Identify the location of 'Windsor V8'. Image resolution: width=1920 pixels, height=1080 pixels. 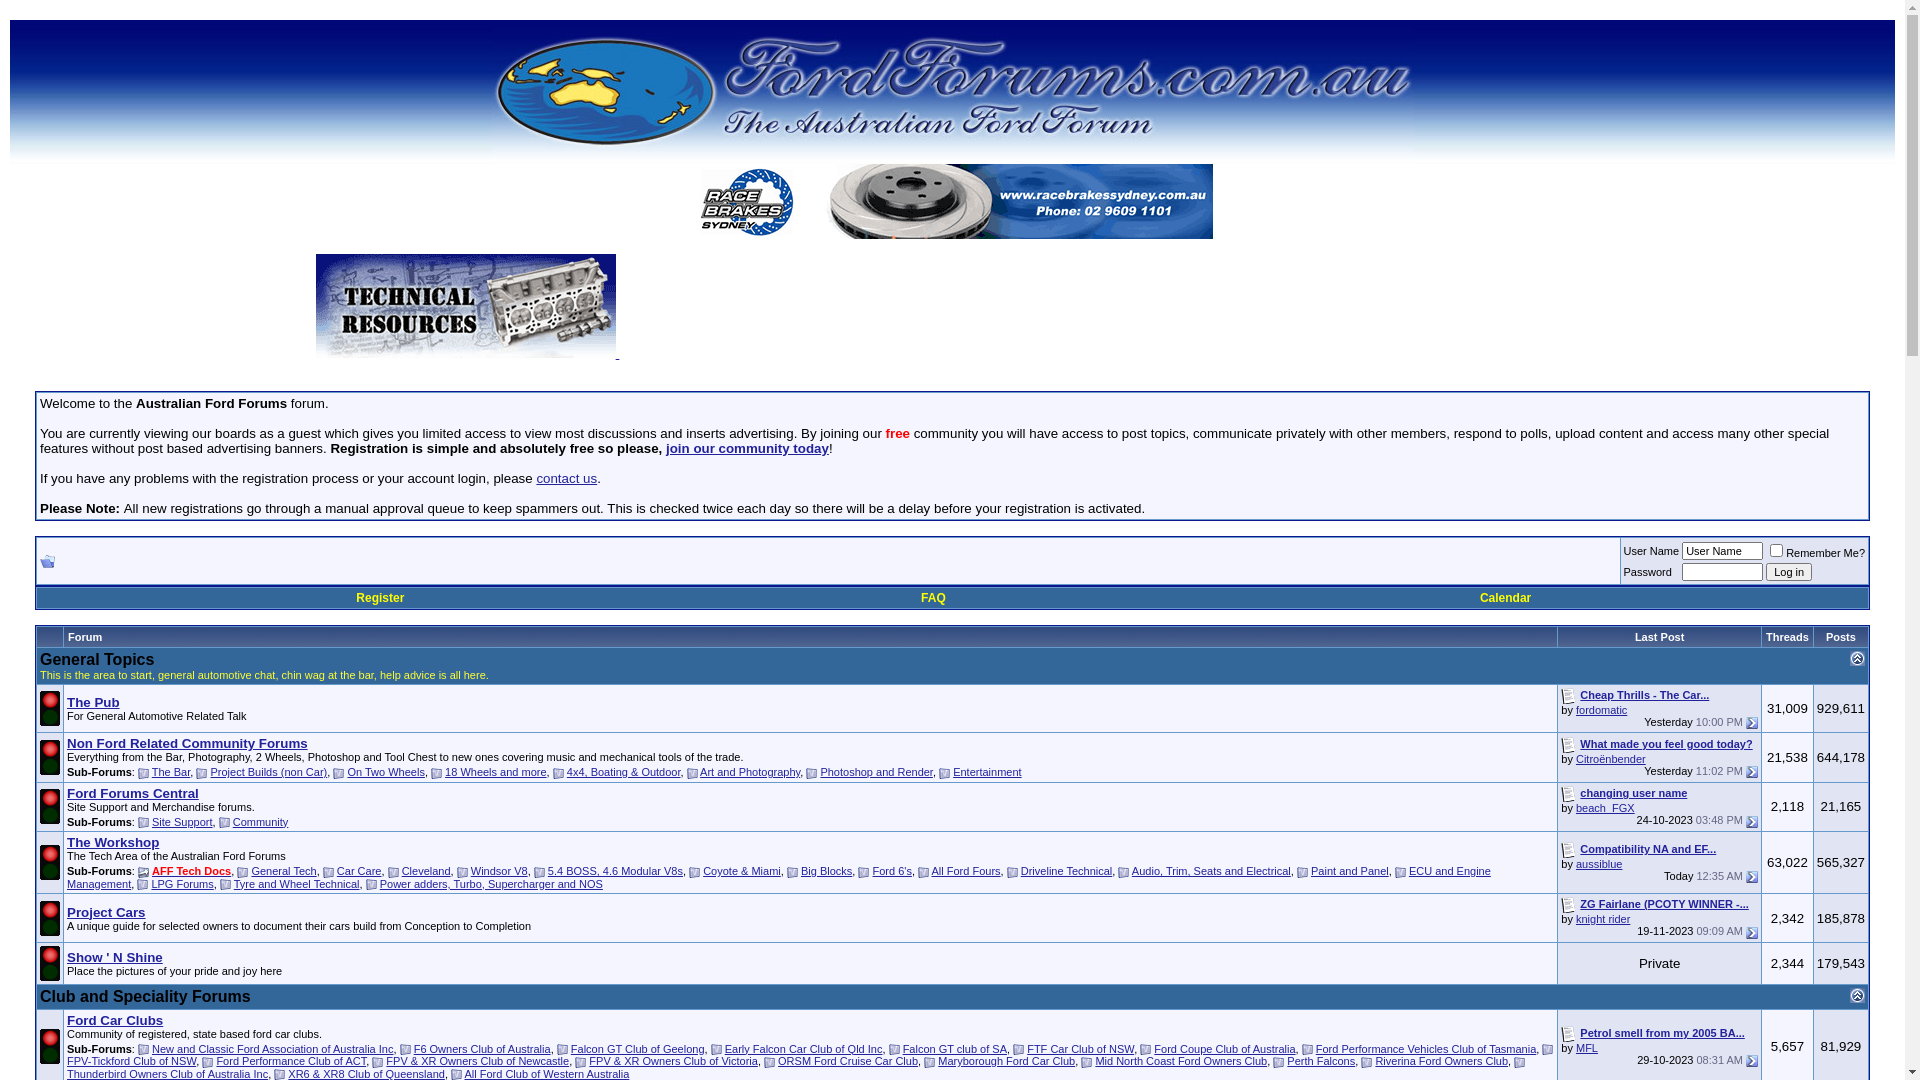
(499, 870).